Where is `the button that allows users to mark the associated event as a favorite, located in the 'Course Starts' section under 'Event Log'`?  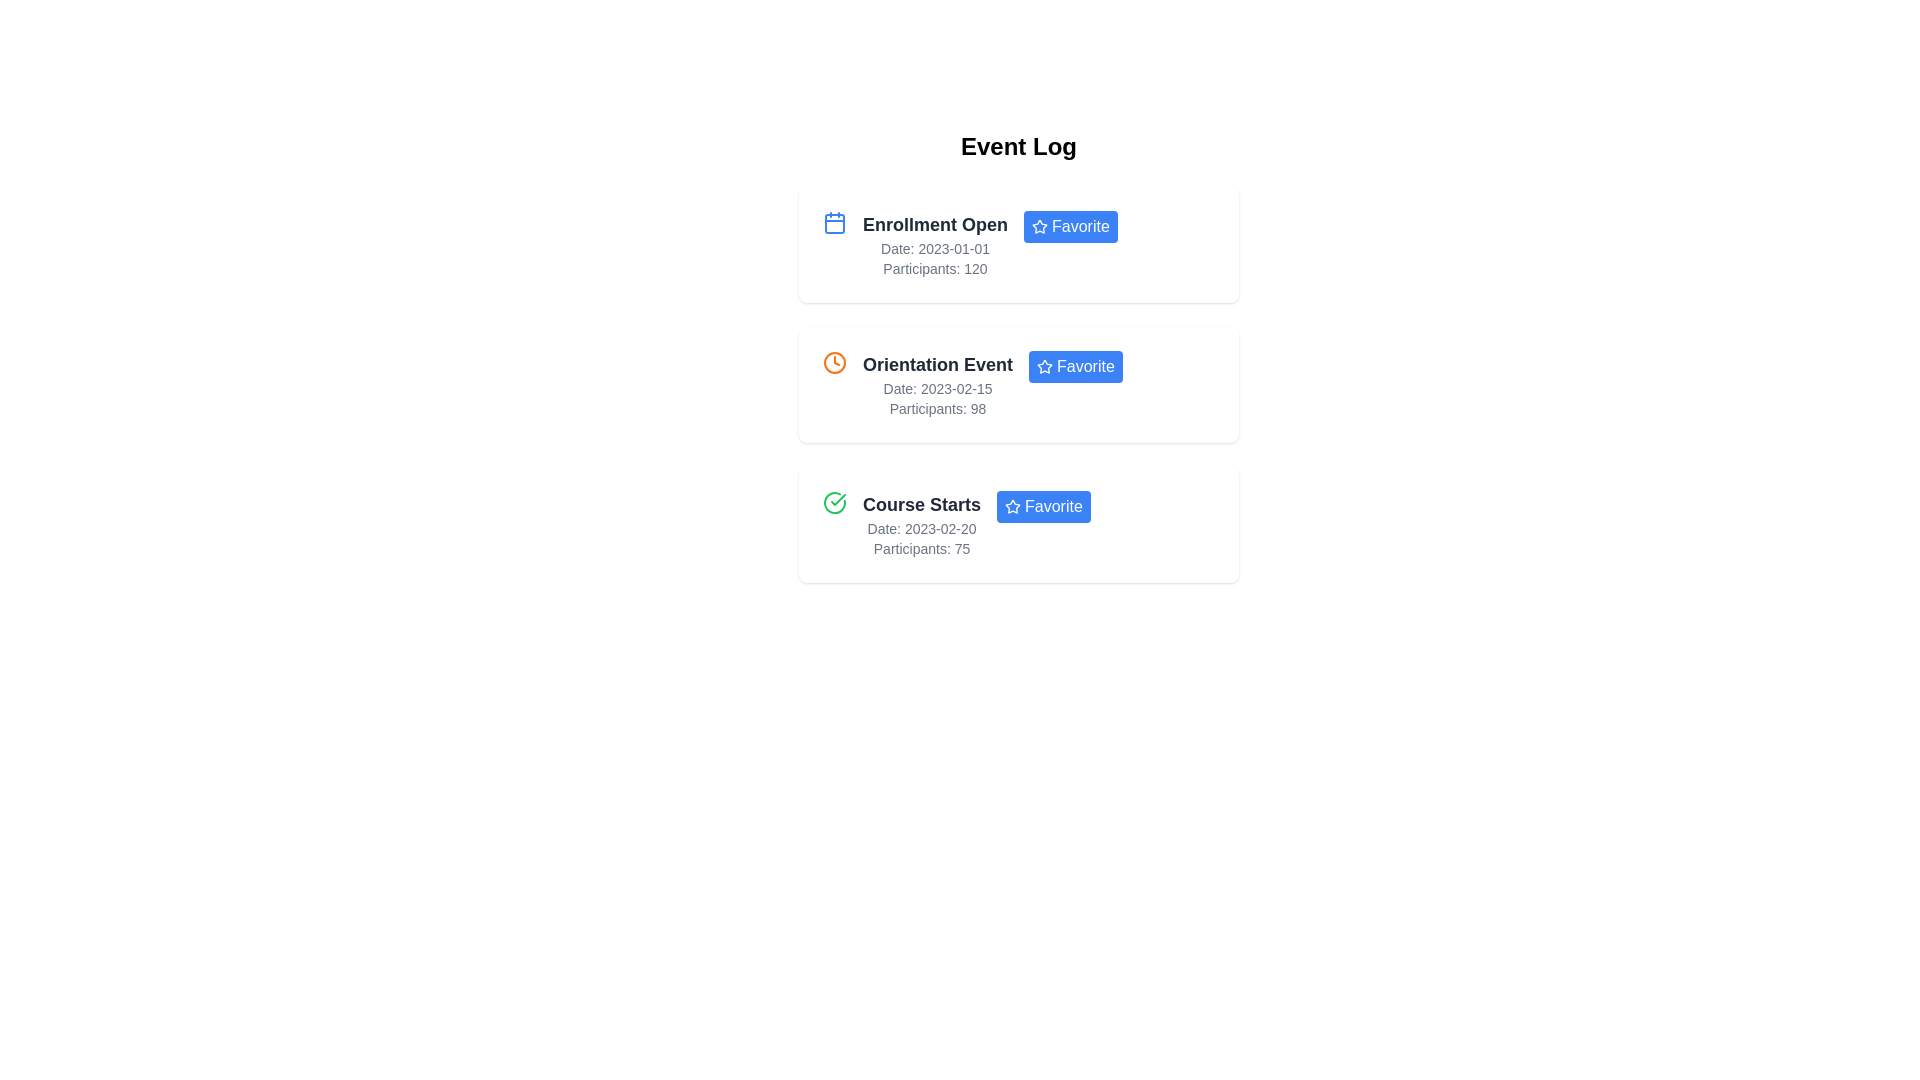
the button that allows users to mark the associated event as a favorite, located in the 'Course Starts' section under 'Event Log' is located at coordinates (1042, 505).